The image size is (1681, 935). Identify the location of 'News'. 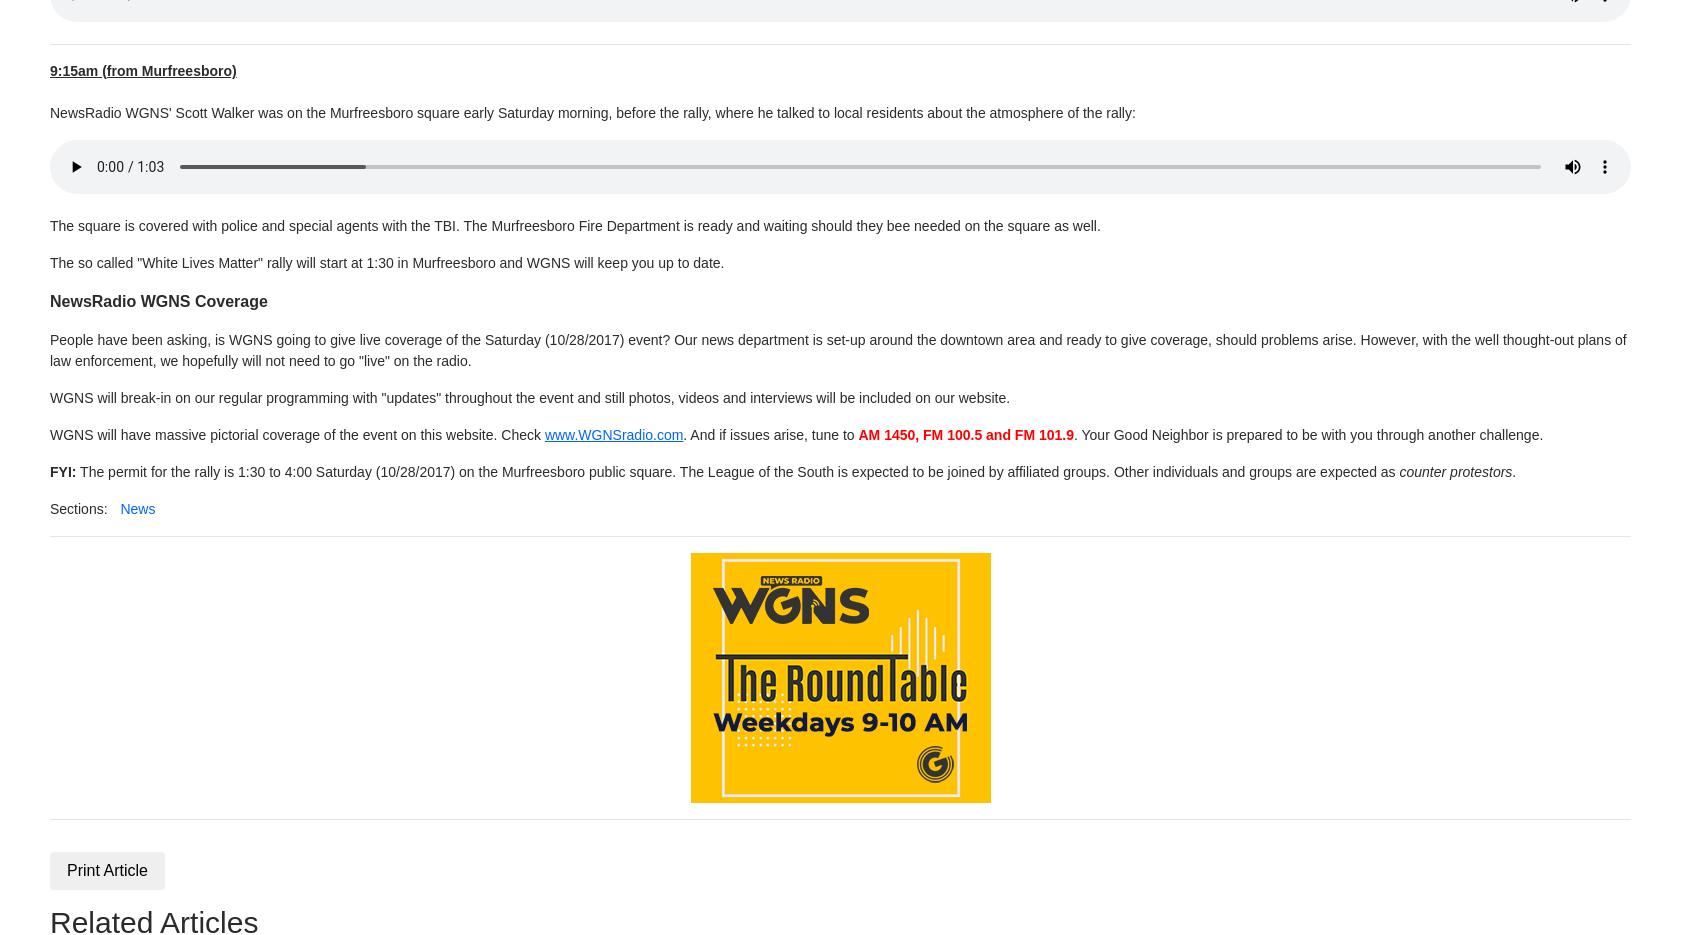
(119, 507).